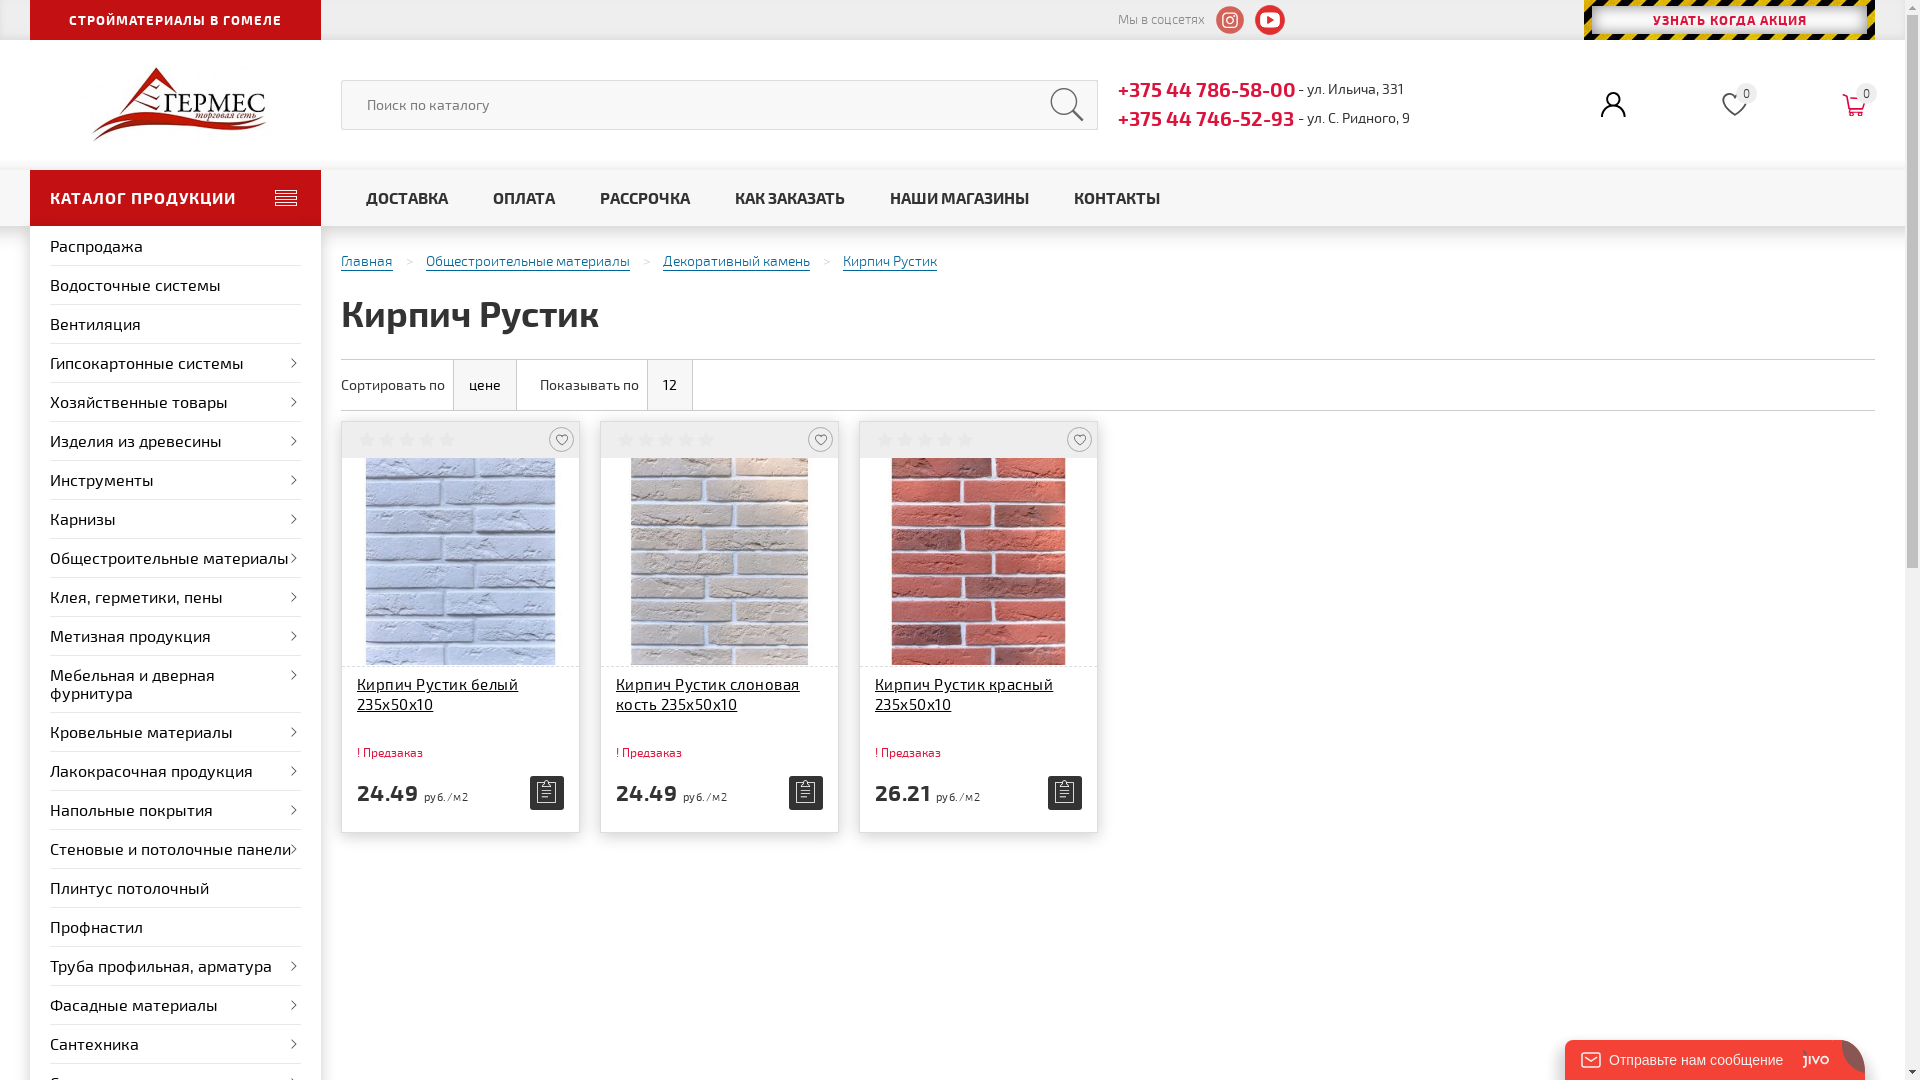  Describe the element at coordinates (1117, 87) in the screenshot. I see `'+375 44 786-58-00'` at that location.